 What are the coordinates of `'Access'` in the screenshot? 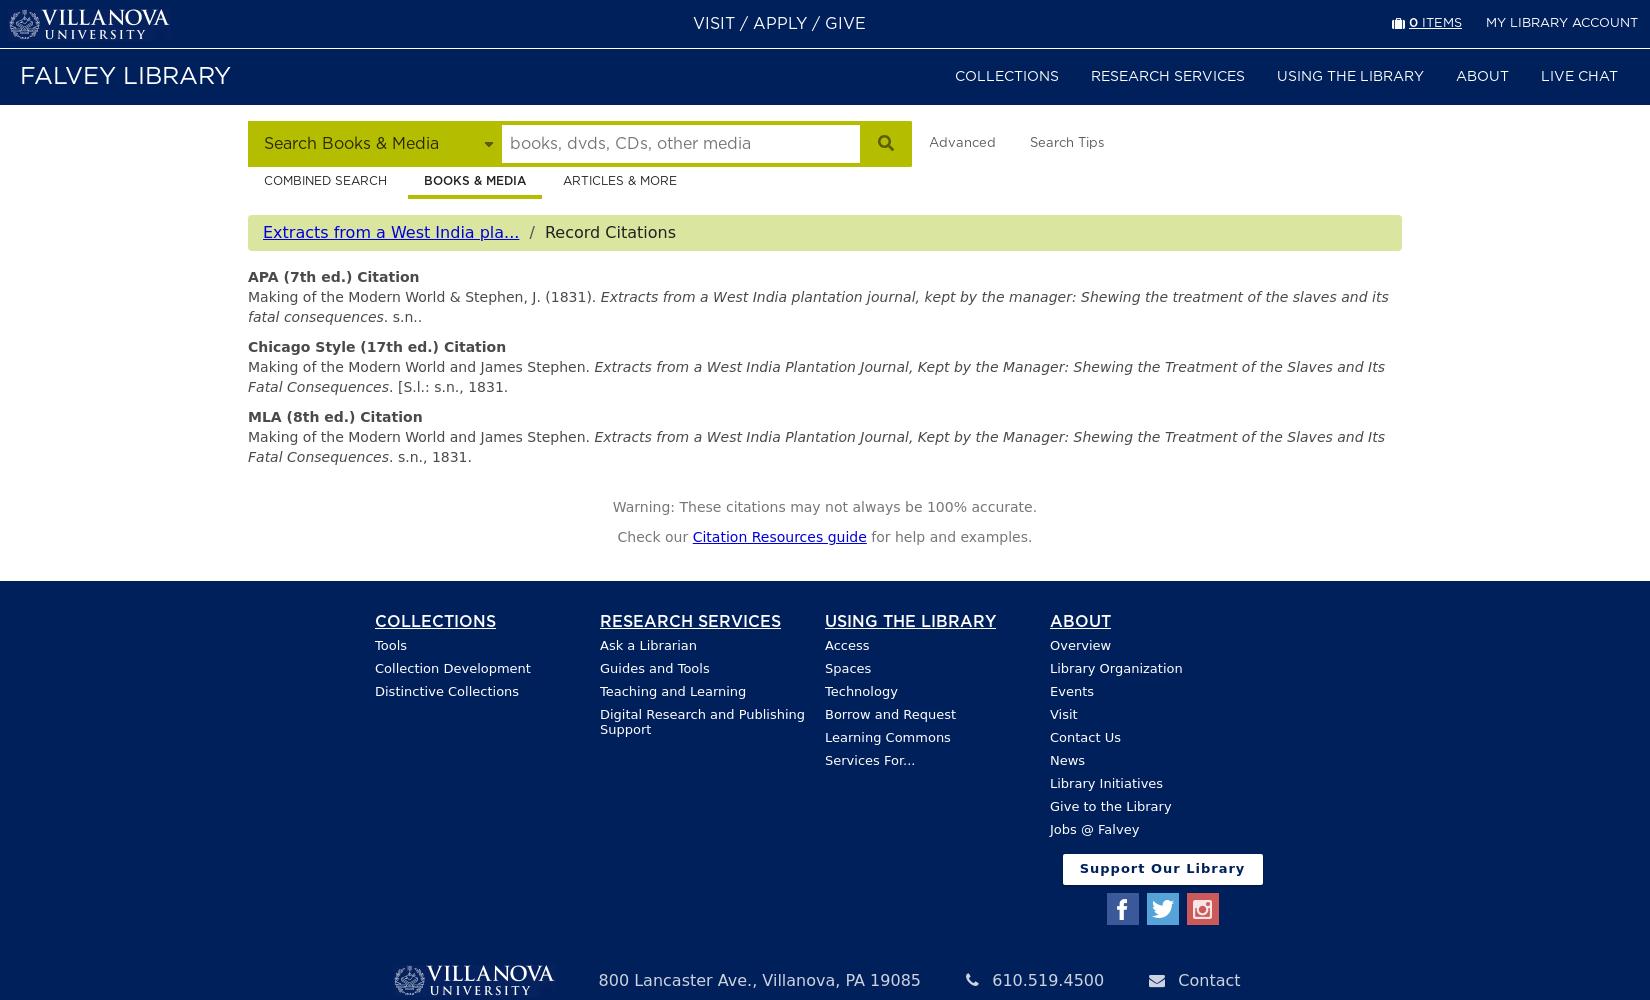 It's located at (846, 645).